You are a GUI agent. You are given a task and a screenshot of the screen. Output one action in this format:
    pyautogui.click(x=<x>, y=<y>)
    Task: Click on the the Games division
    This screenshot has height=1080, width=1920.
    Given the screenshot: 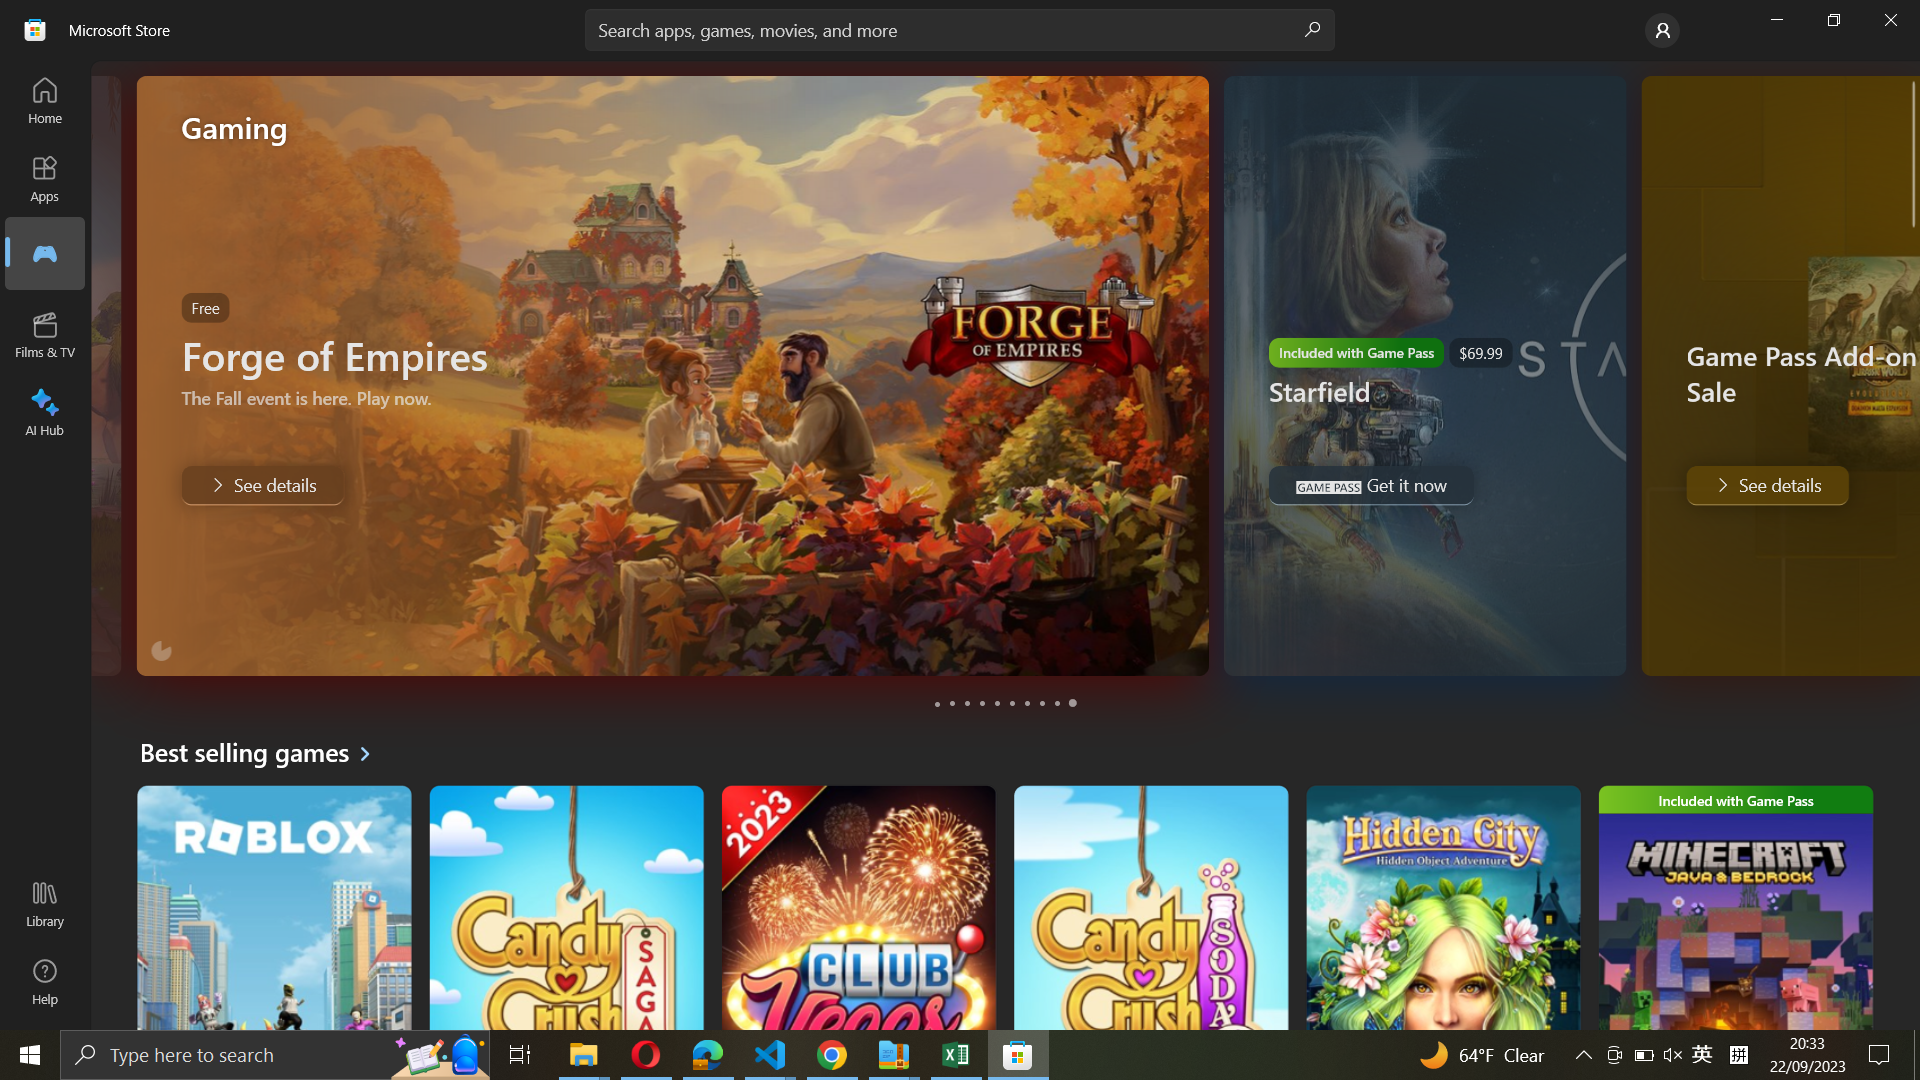 What is the action you would take?
    pyautogui.click(x=43, y=252)
    